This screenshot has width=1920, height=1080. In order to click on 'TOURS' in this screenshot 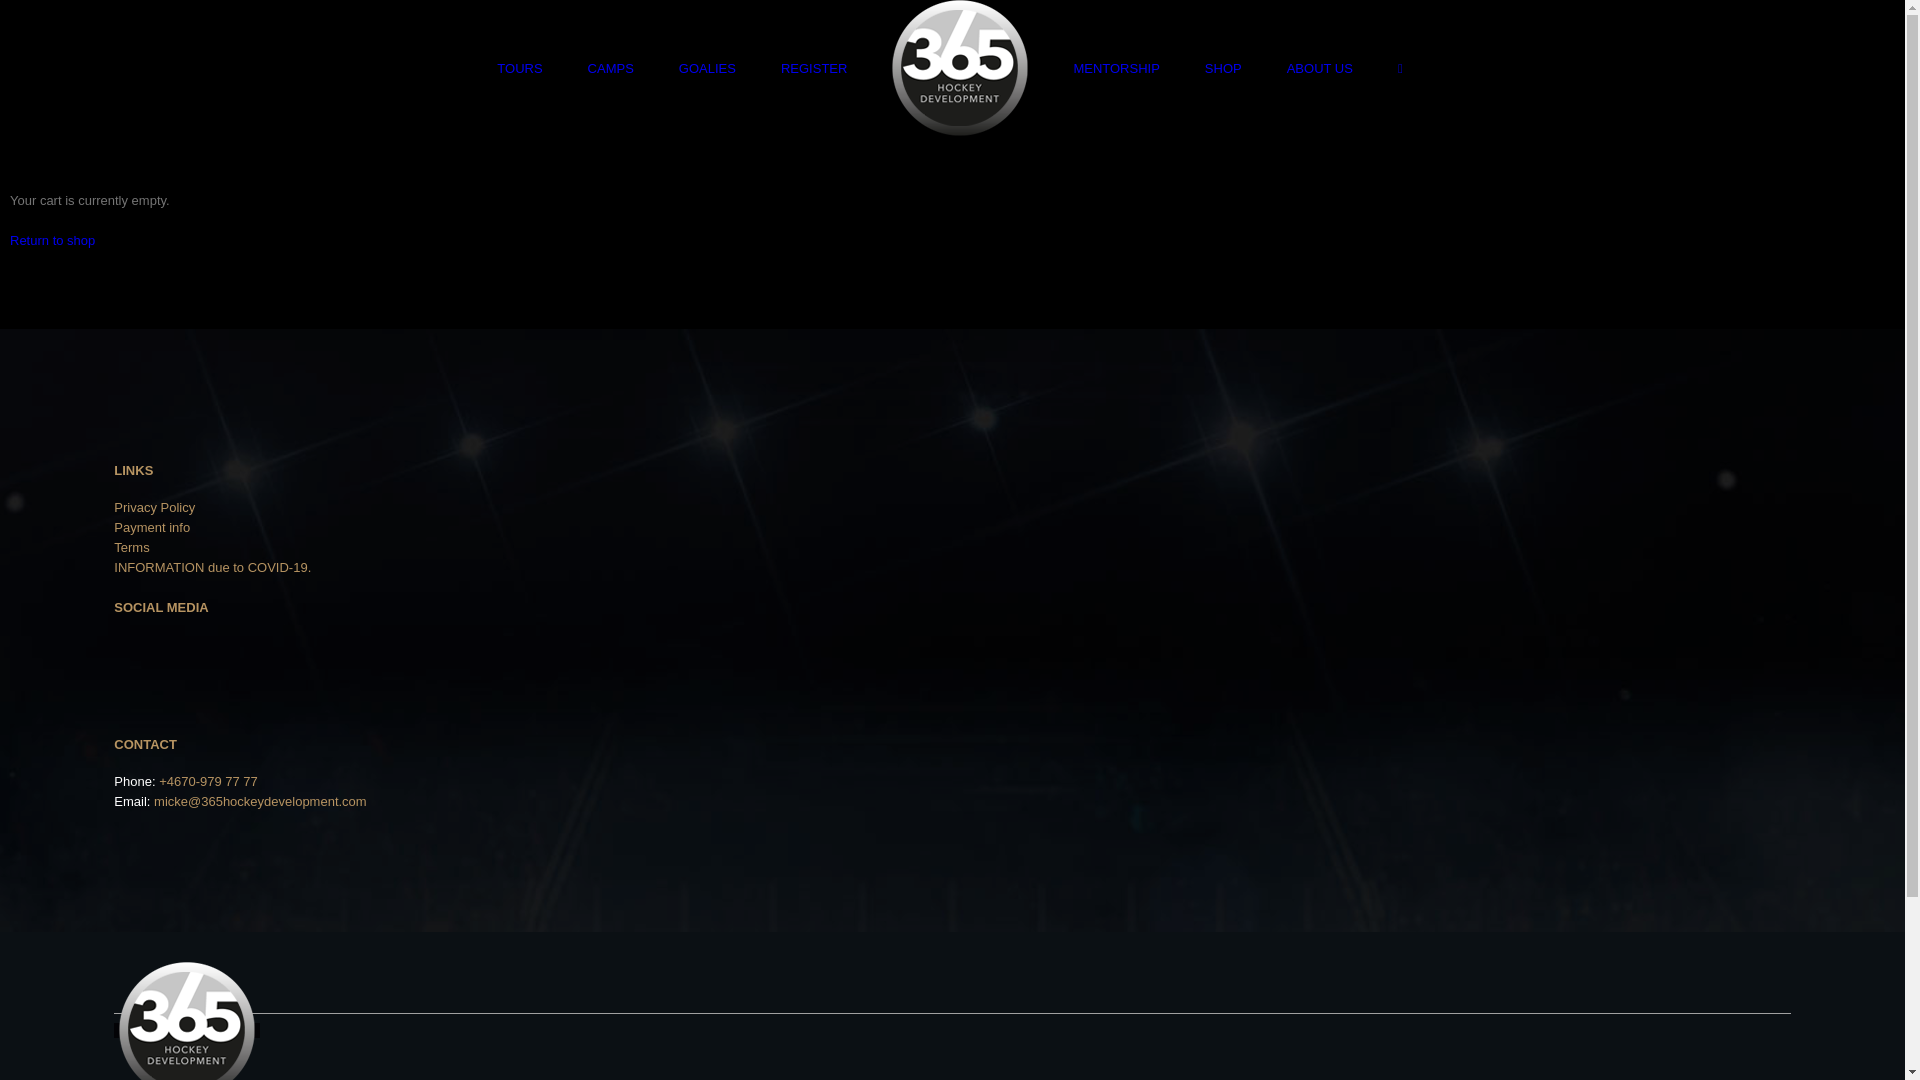, I will do `click(519, 67)`.